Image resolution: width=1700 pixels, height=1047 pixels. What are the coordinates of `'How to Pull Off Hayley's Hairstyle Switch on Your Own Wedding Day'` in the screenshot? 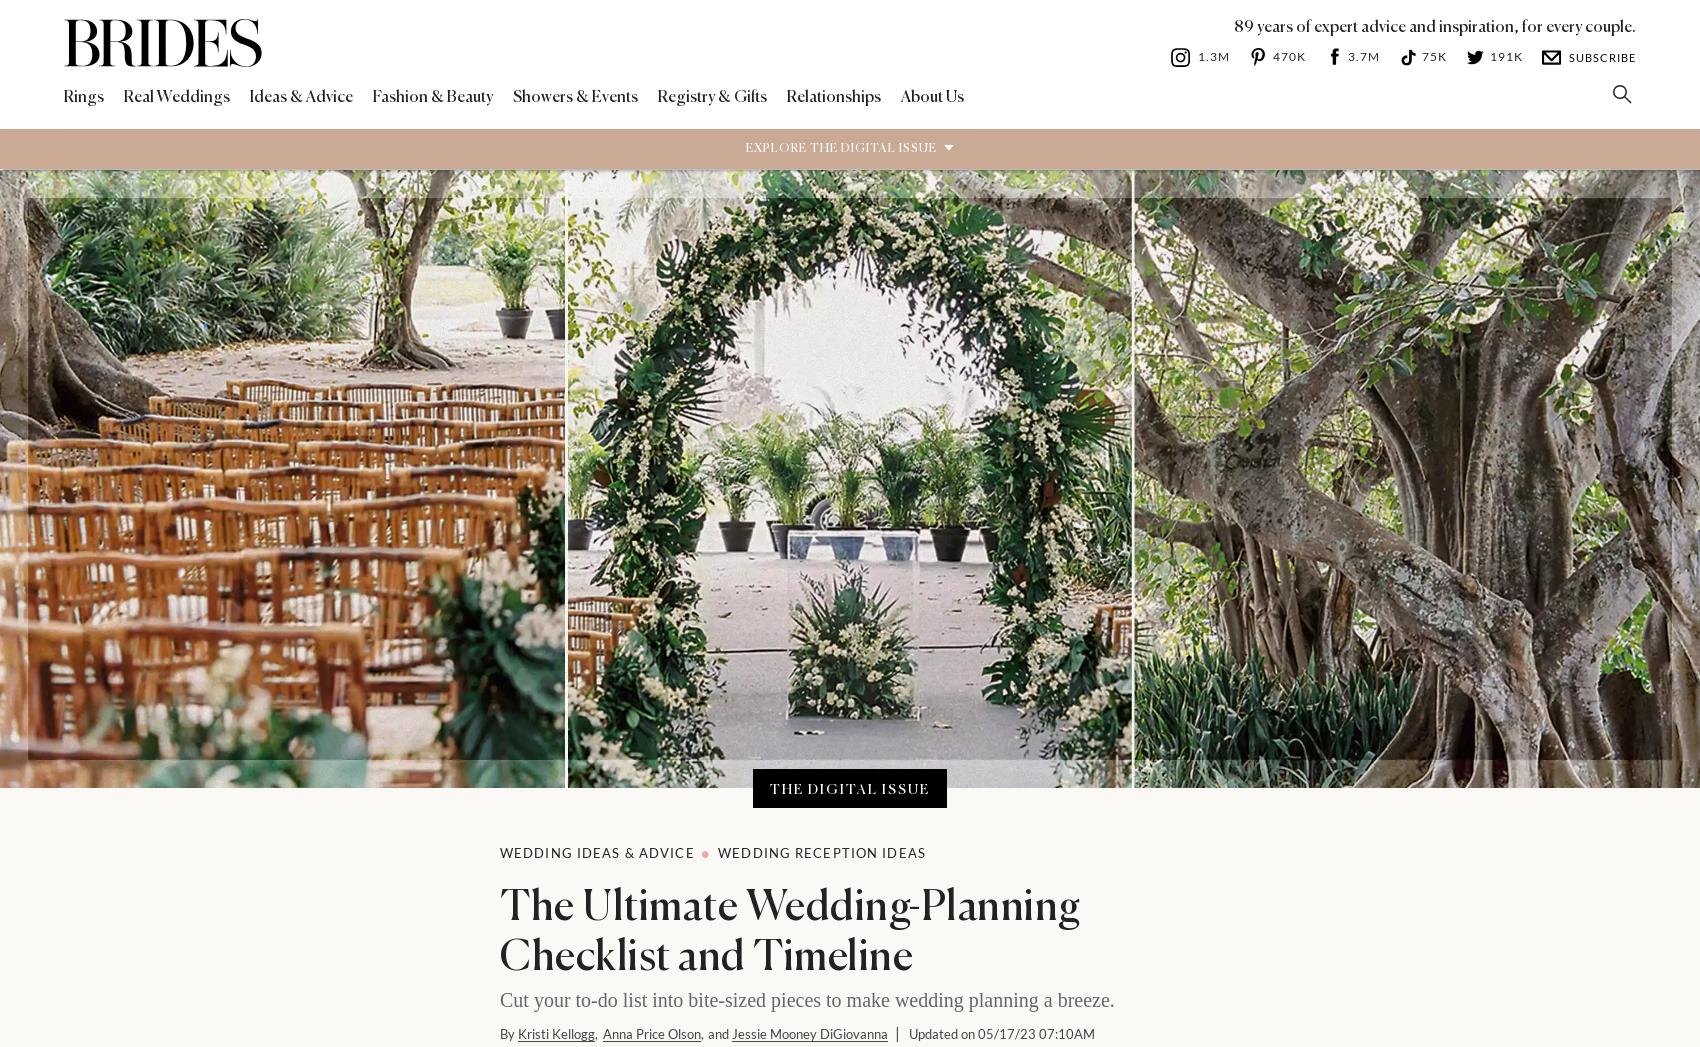 It's located at (600, 529).